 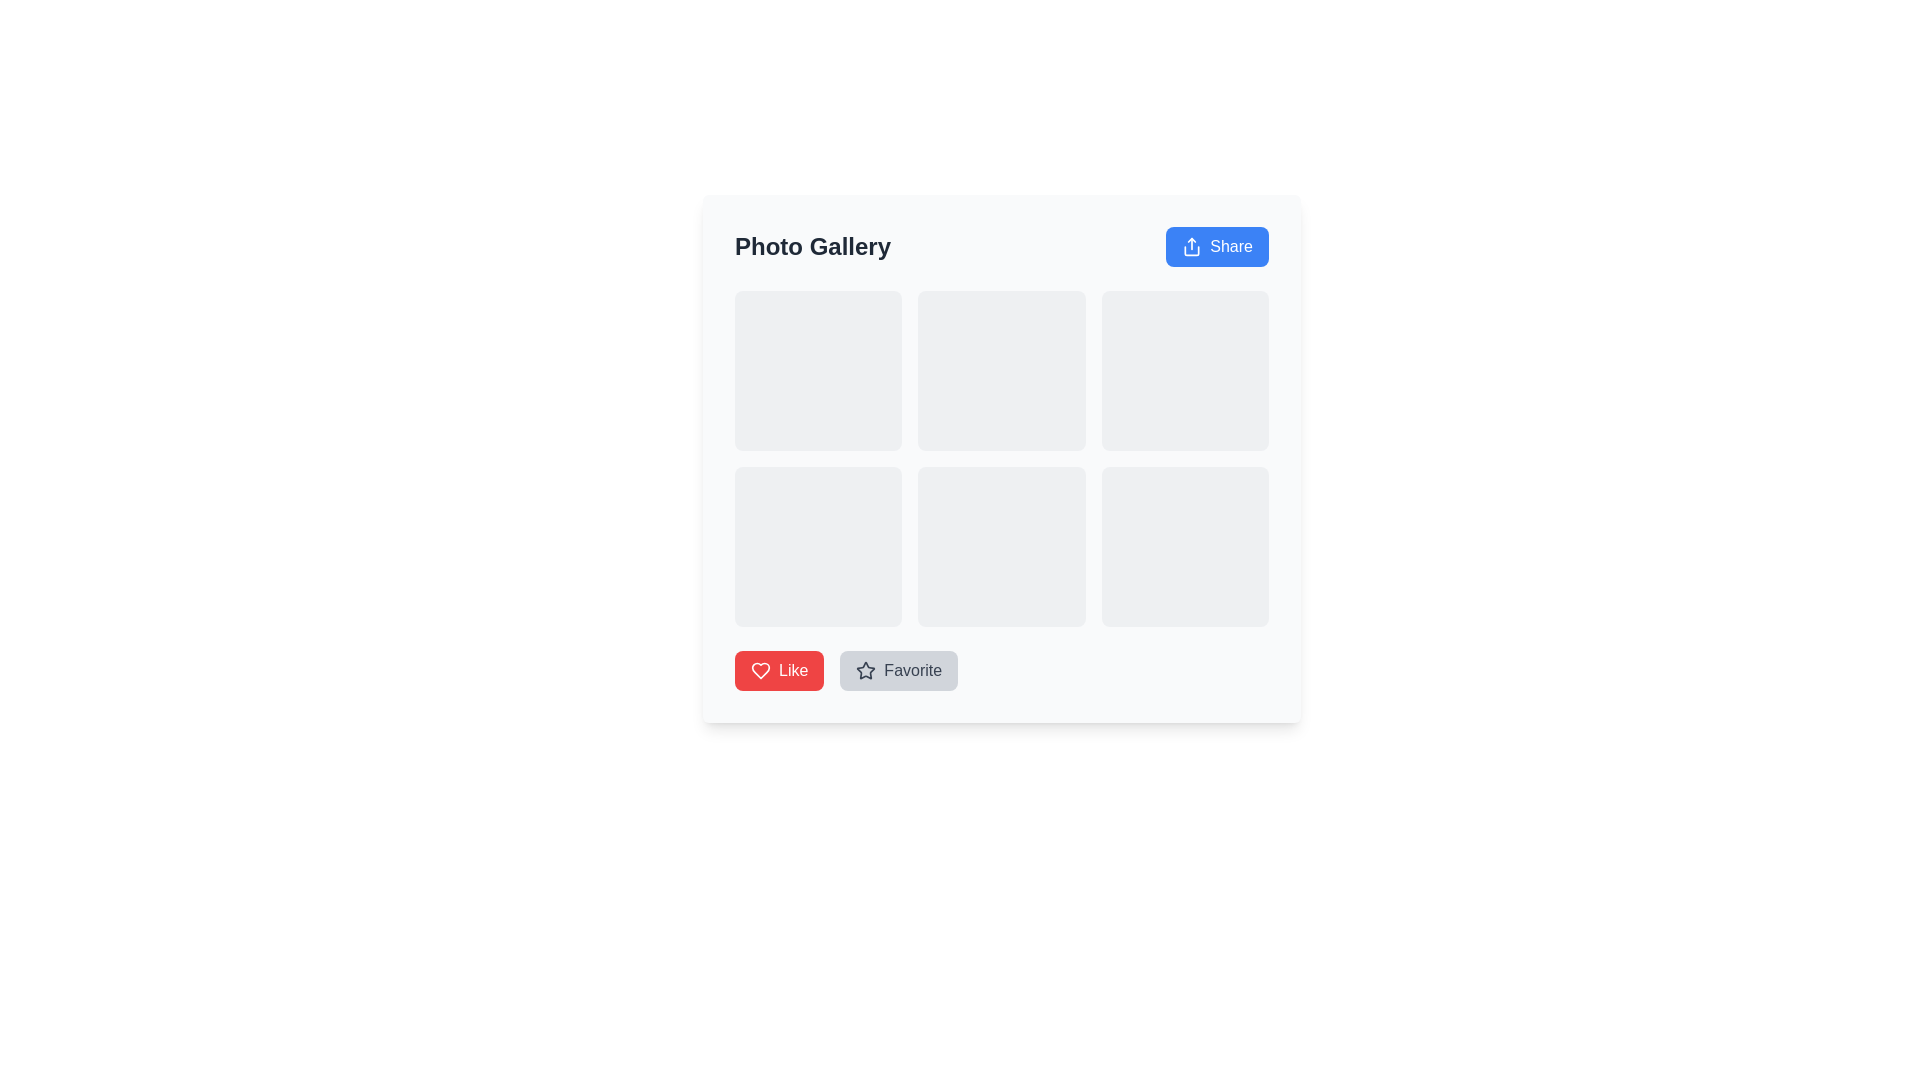 I want to click on the Placeholder element styled as a rectangle with rounded corners and a light gray background, located in the second position of the second row of a 3x2 grid layout, so click(x=1002, y=547).